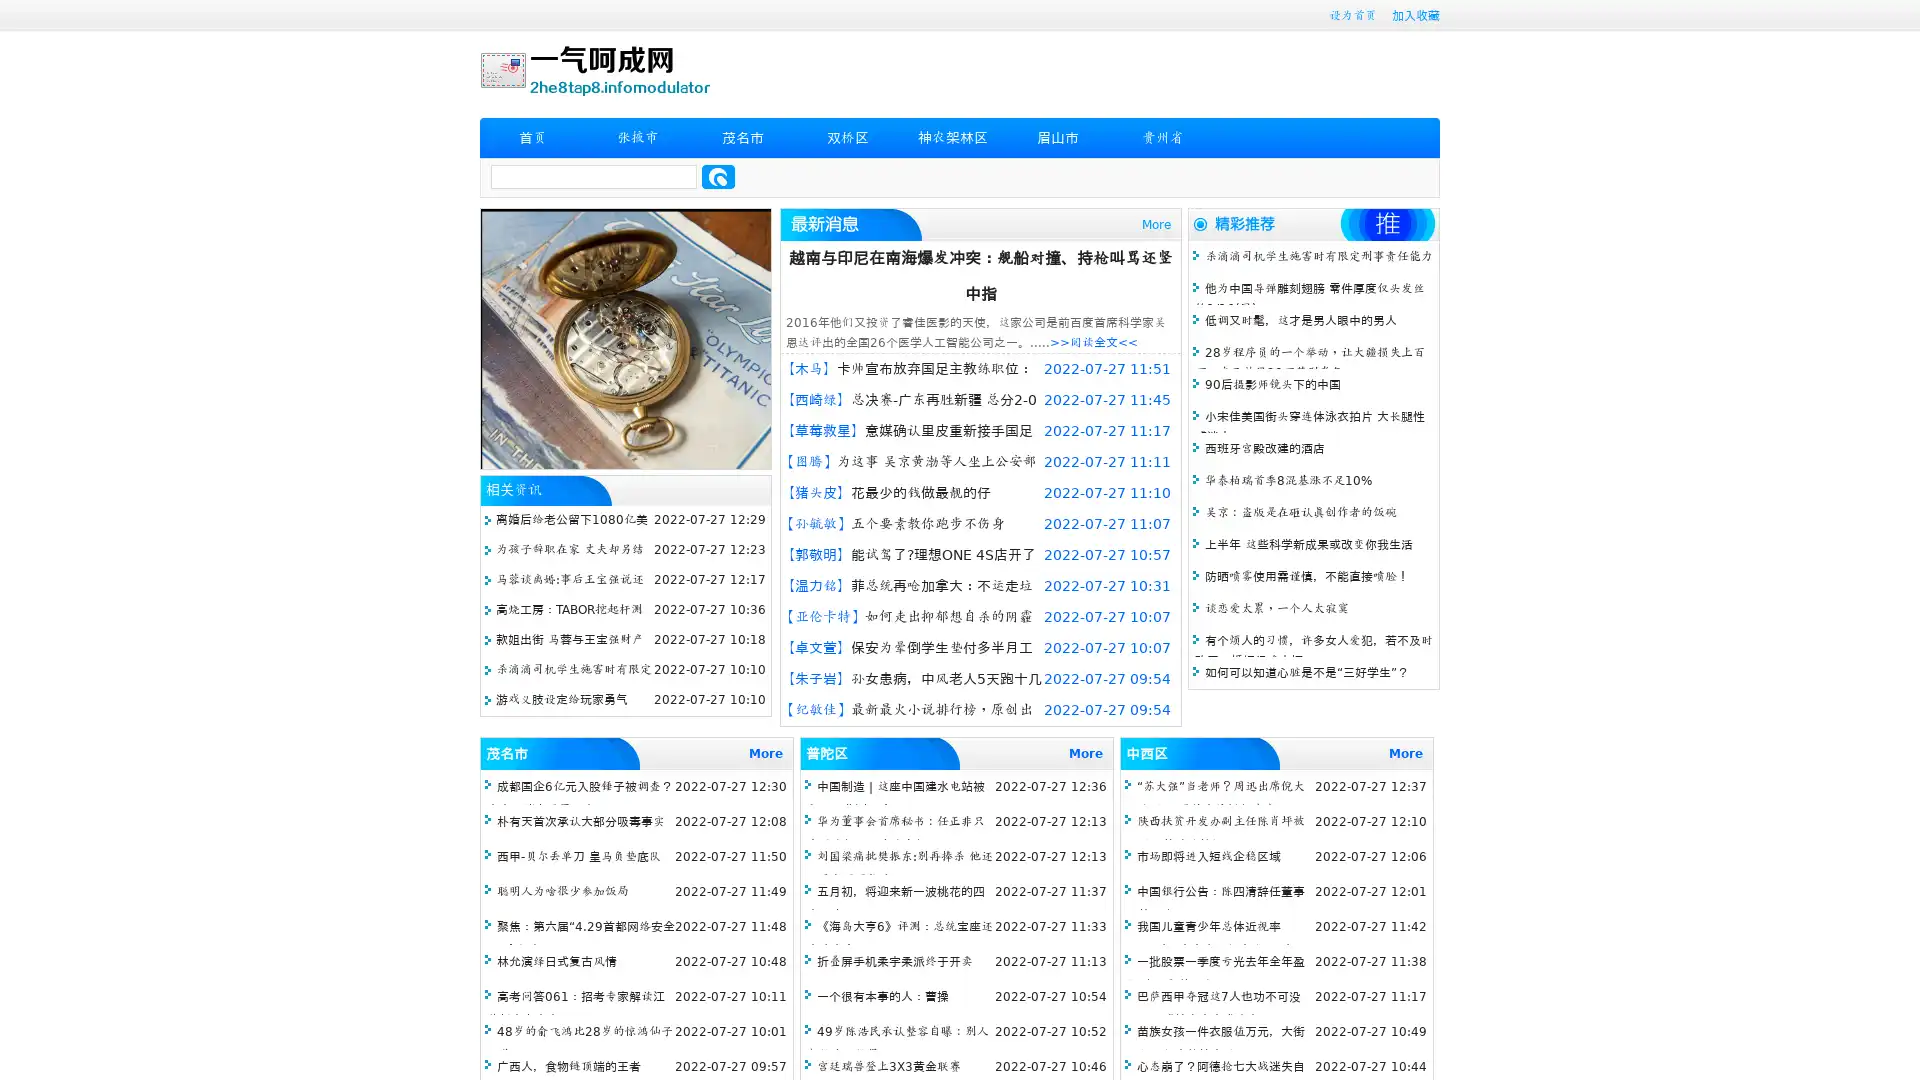 The height and width of the screenshot is (1080, 1920). Describe the element at coordinates (718, 176) in the screenshot. I see `Search` at that location.